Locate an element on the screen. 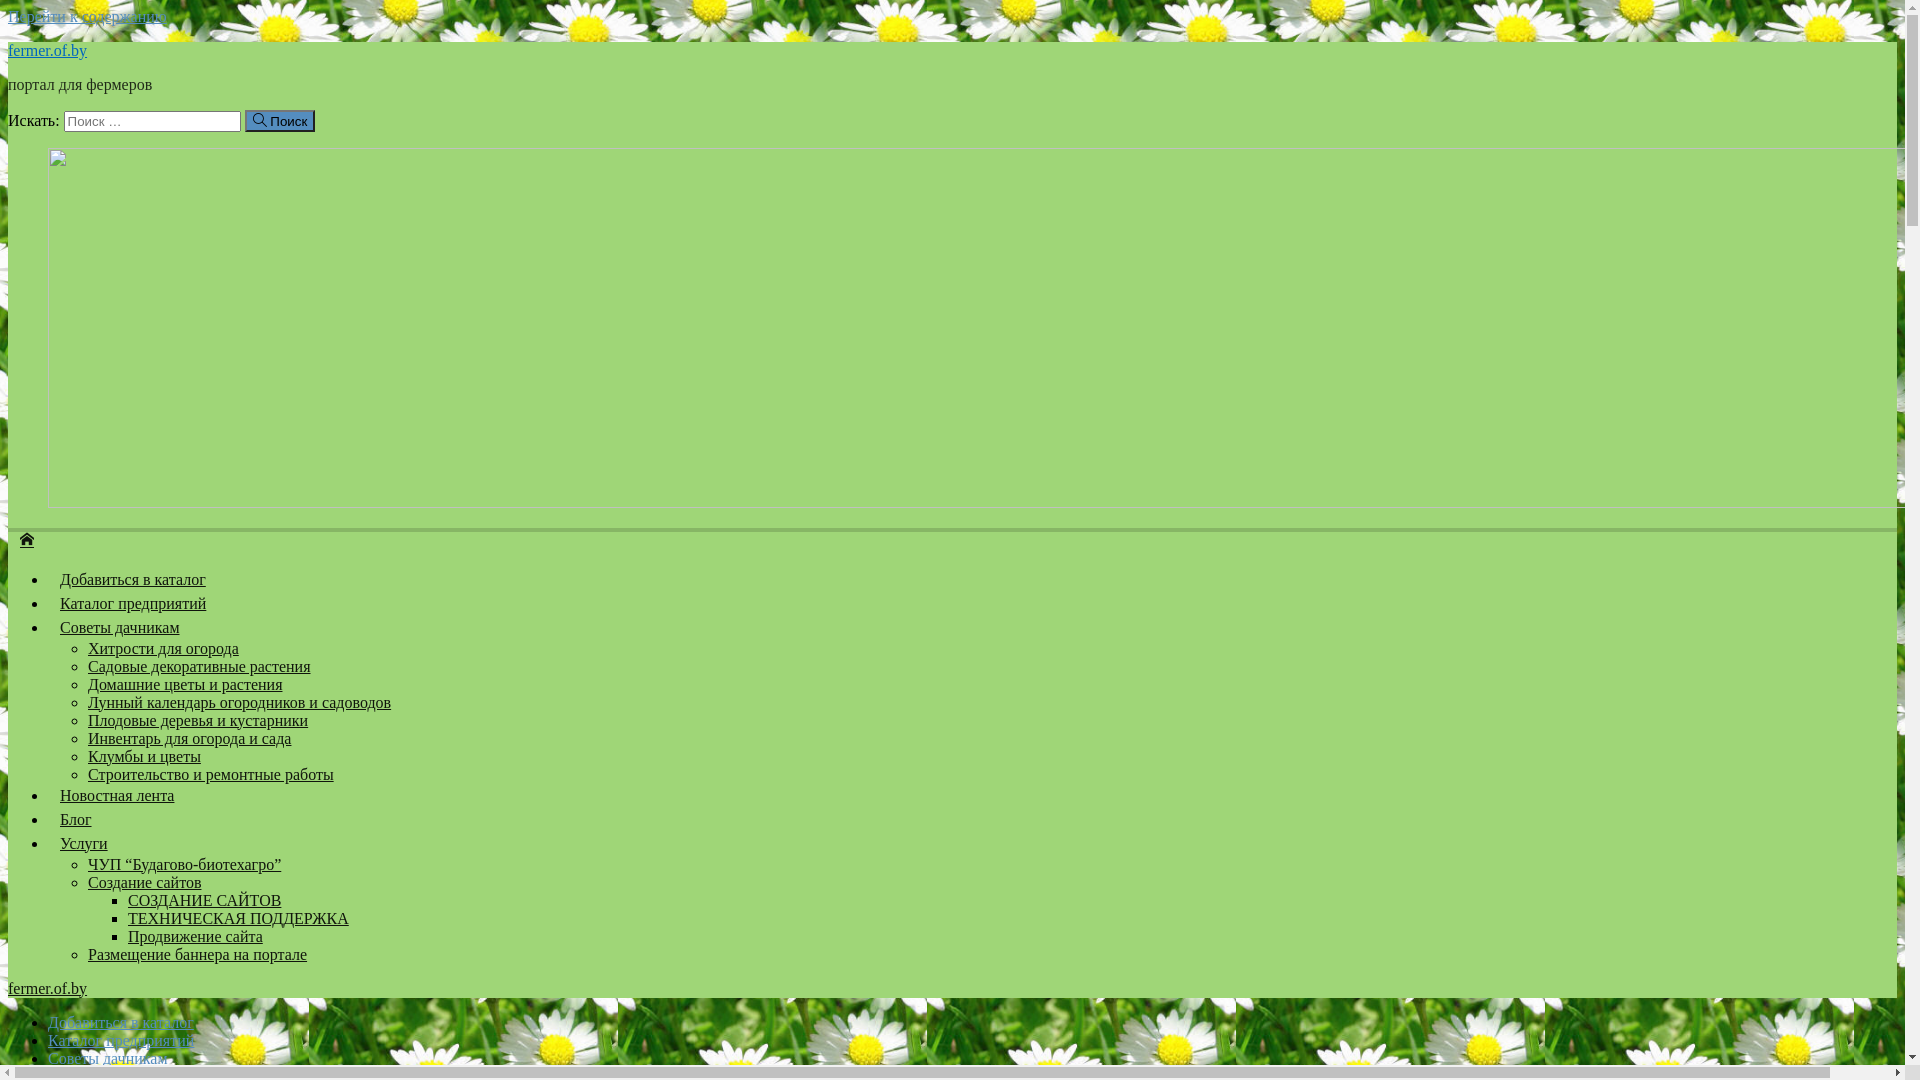  'fermer.of.by' is located at coordinates (47, 987).